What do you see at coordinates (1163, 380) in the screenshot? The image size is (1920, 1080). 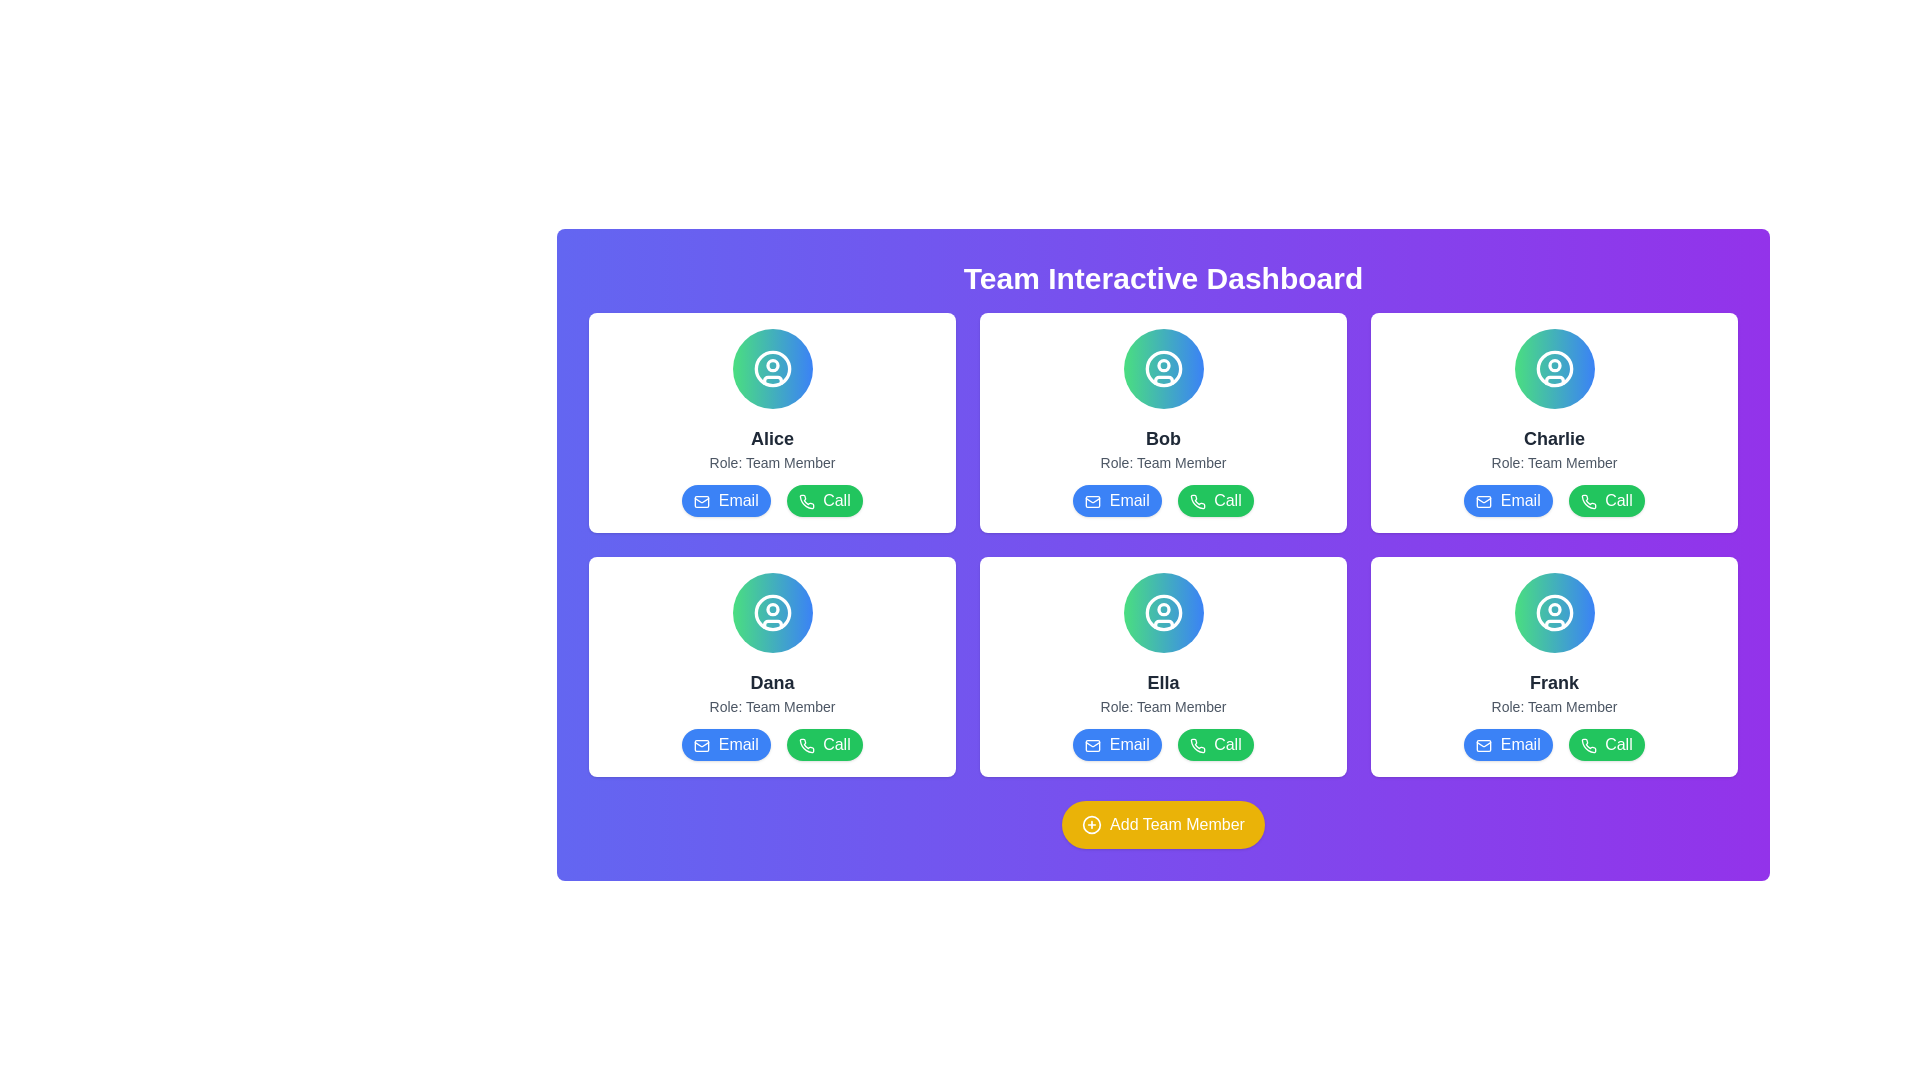 I see `the curved segment at the base of Bob's user profile icon, which is part of the user profile card located in the top-middle area of the interface` at bounding box center [1163, 380].